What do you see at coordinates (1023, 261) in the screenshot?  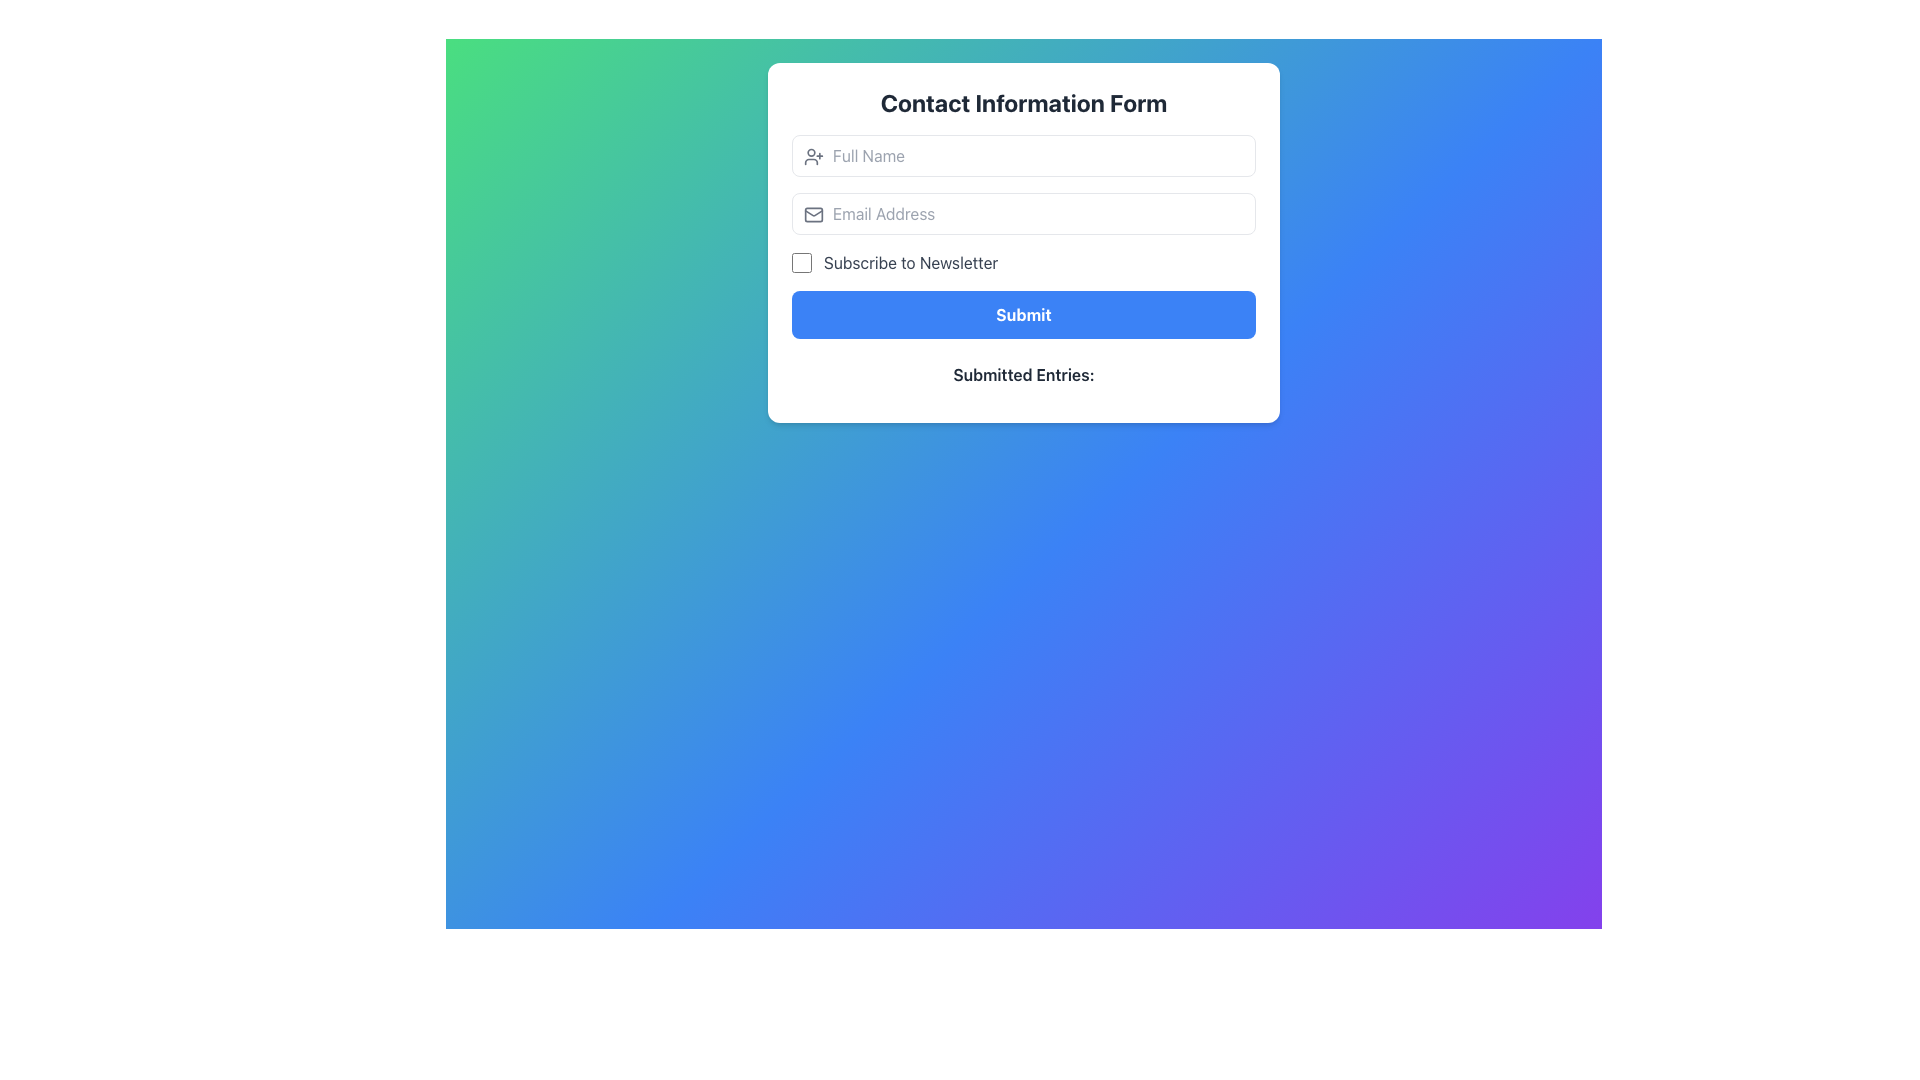 I see `the checkbox for the newsletter subscription, positioned above the blue 'Submit' button` at bounding box center [1023, 261].